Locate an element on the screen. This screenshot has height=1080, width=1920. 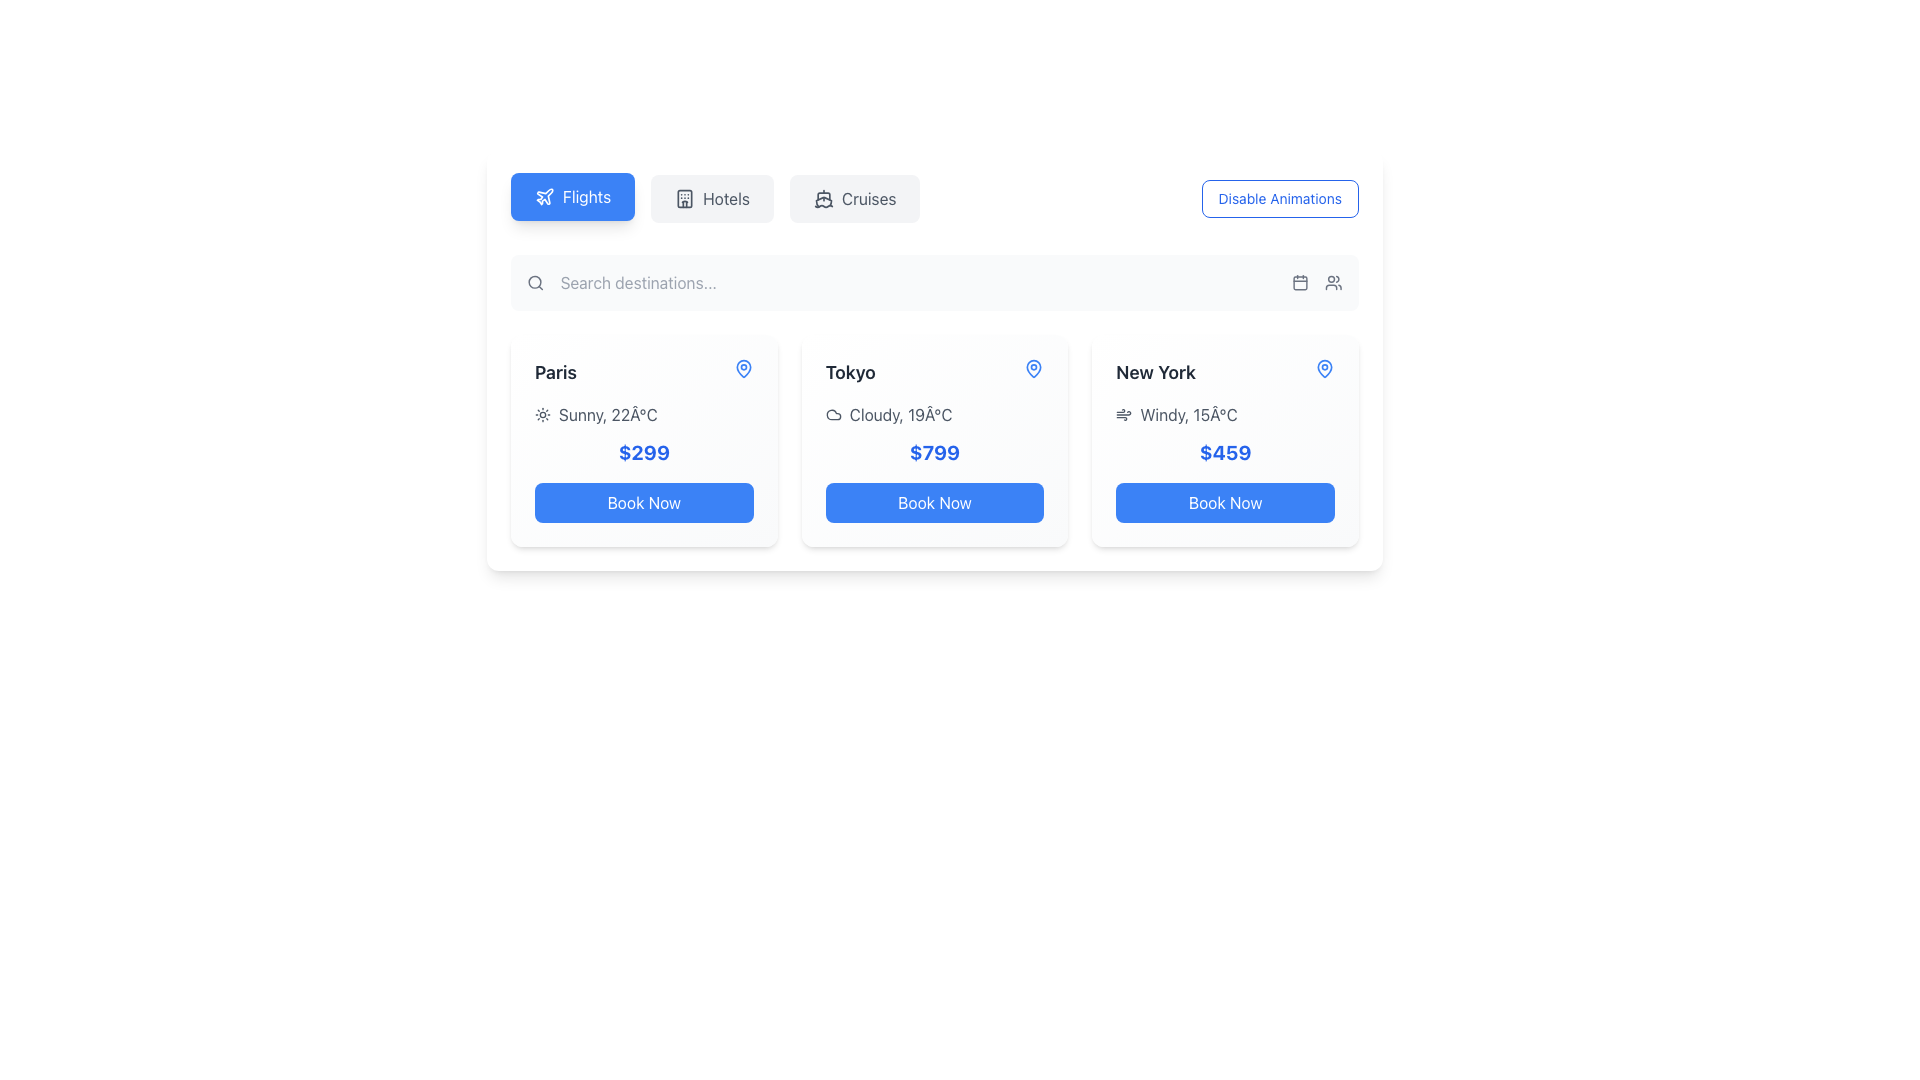
weather information text associated with the destination 'Paris', located above the price tag of '$299' within the designated box is located at coordinates (644, 414).